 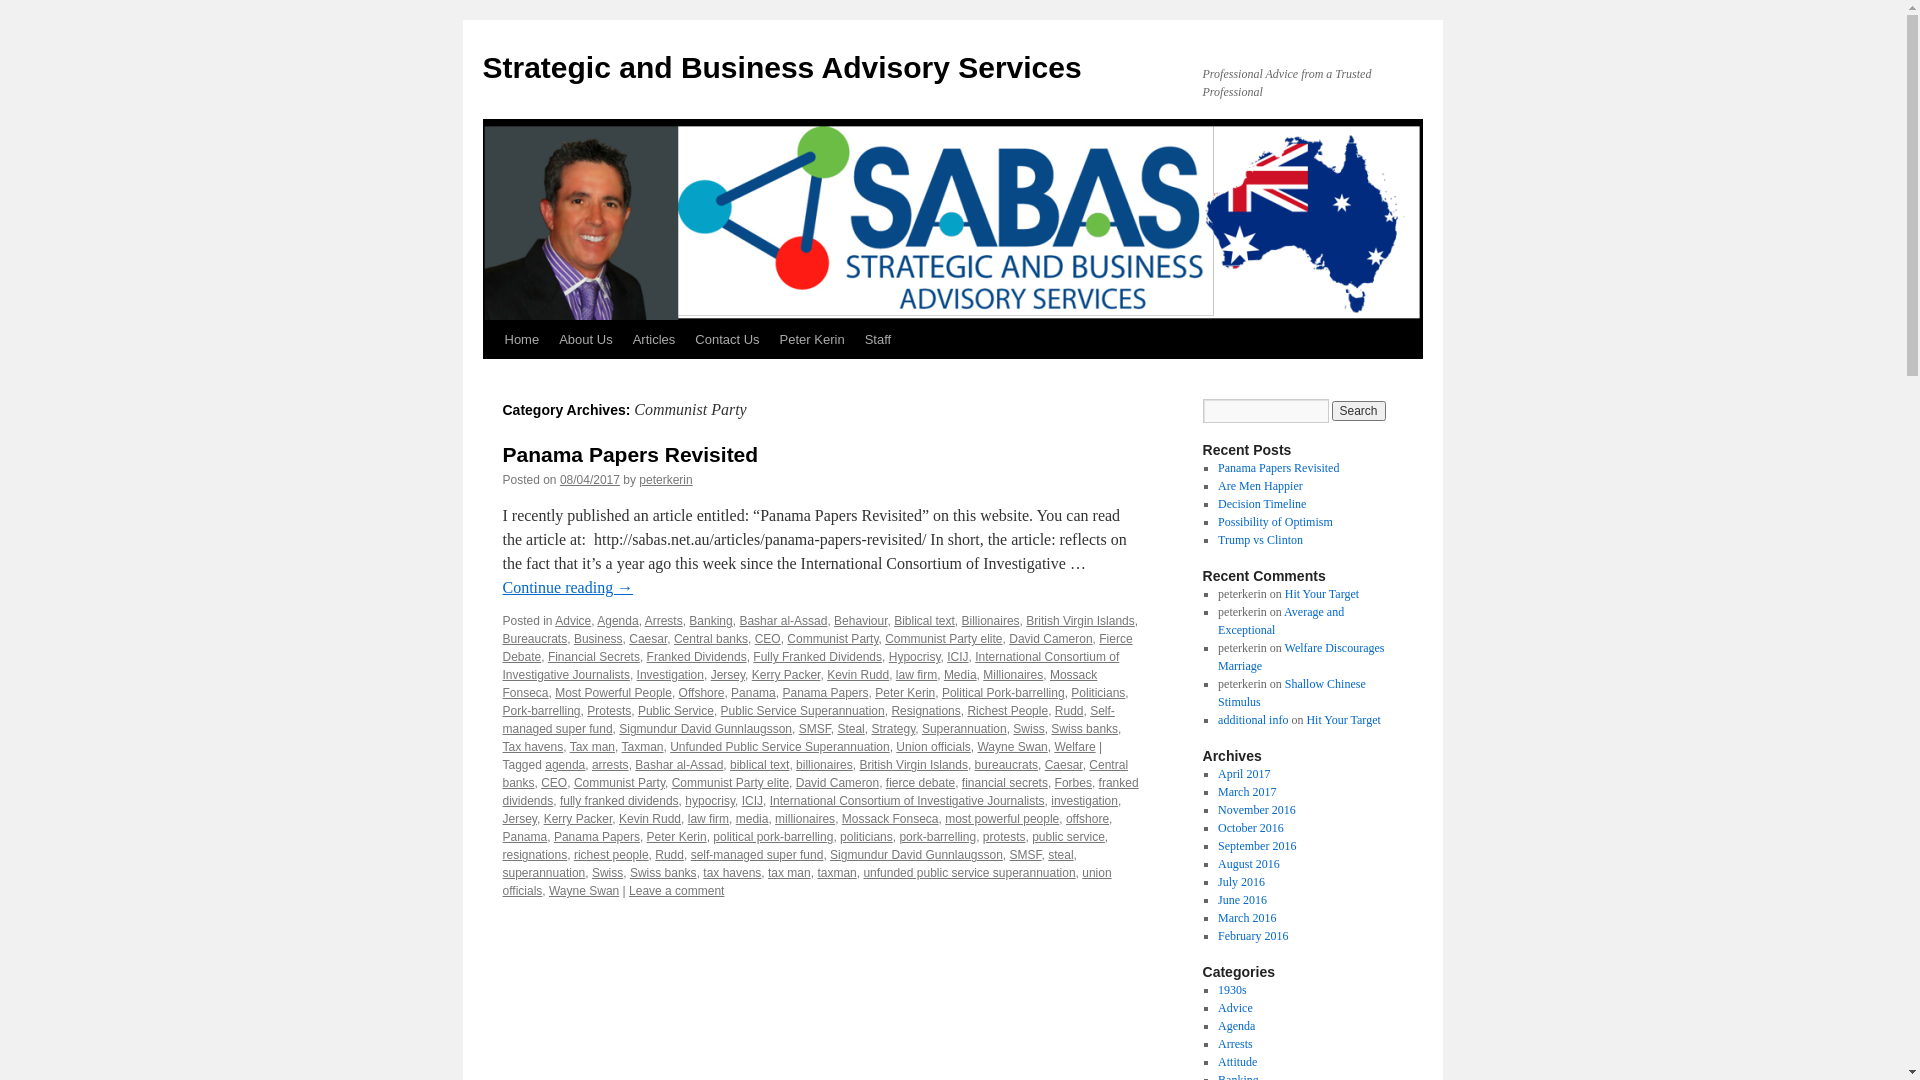 I want to click on 'Investigation', so click(x=636, y=675).